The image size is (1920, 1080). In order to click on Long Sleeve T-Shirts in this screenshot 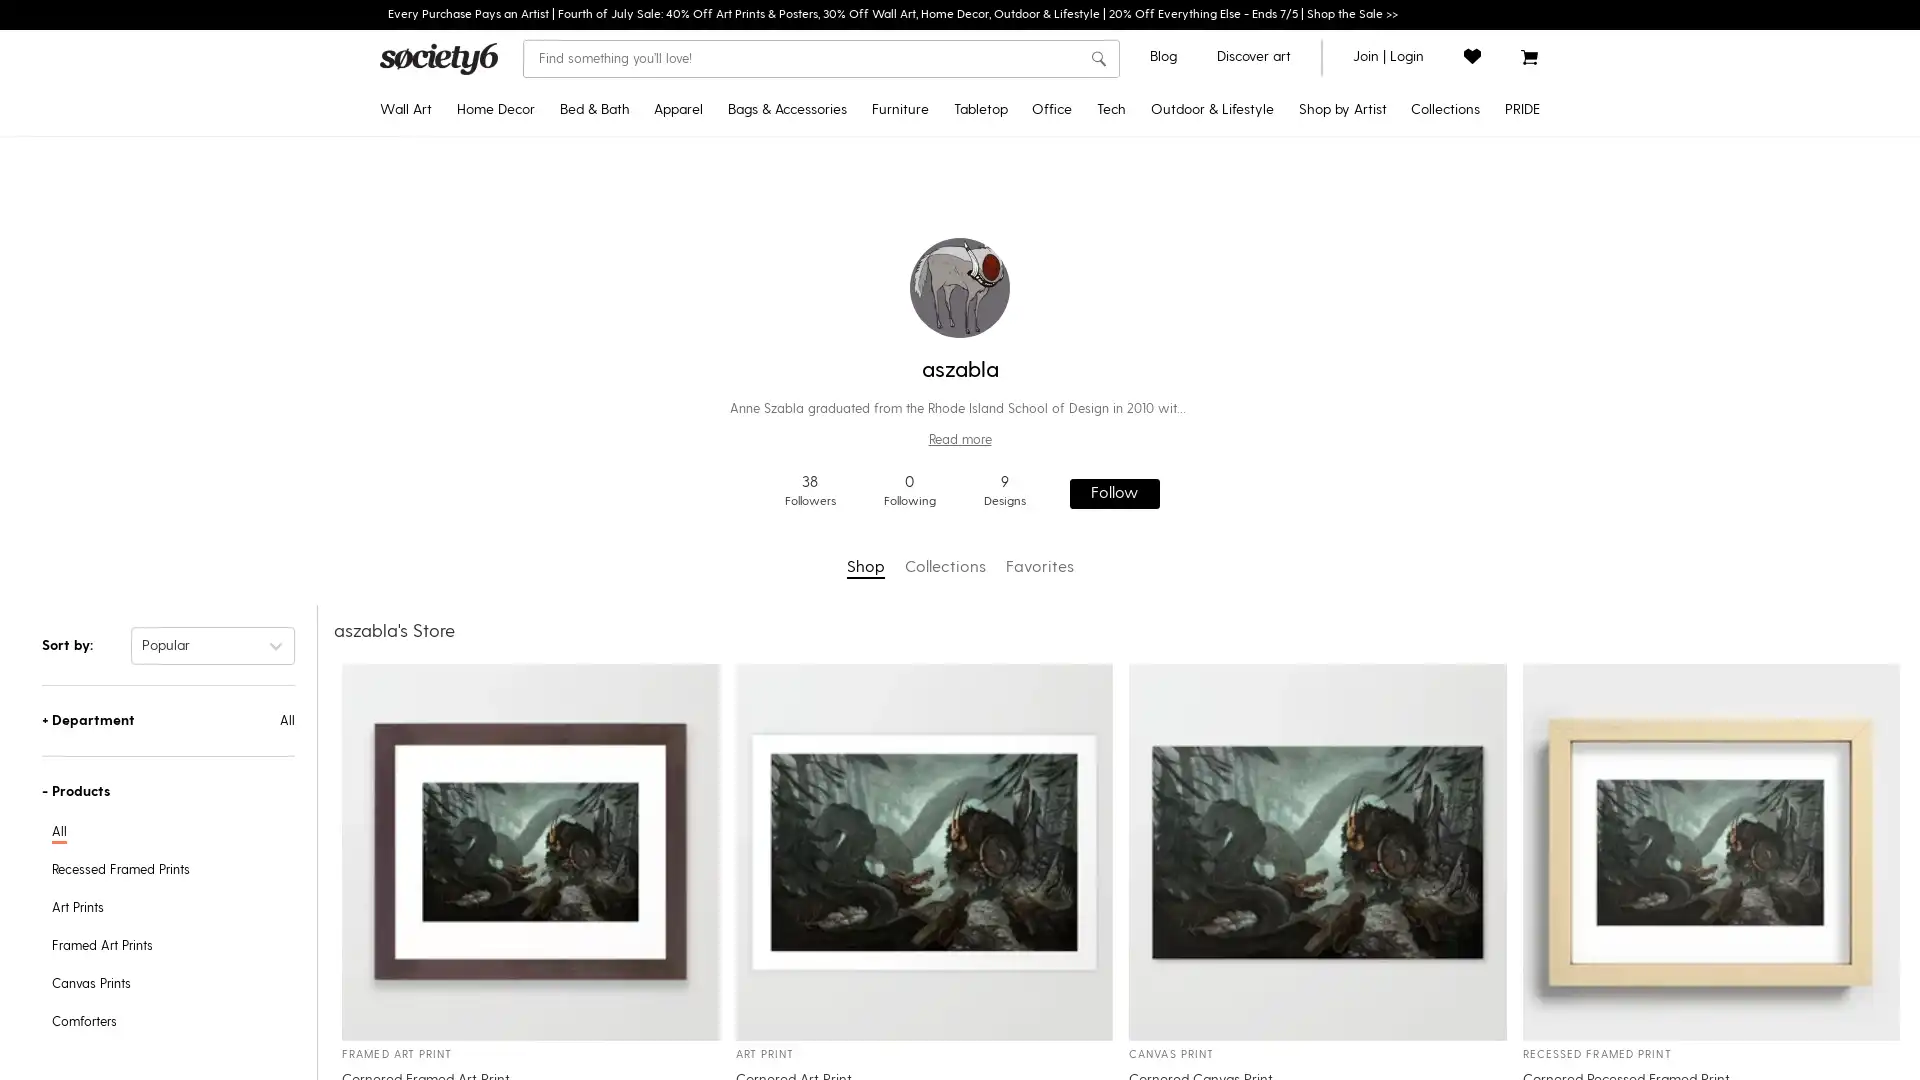, I will do `click(741, 256)`.